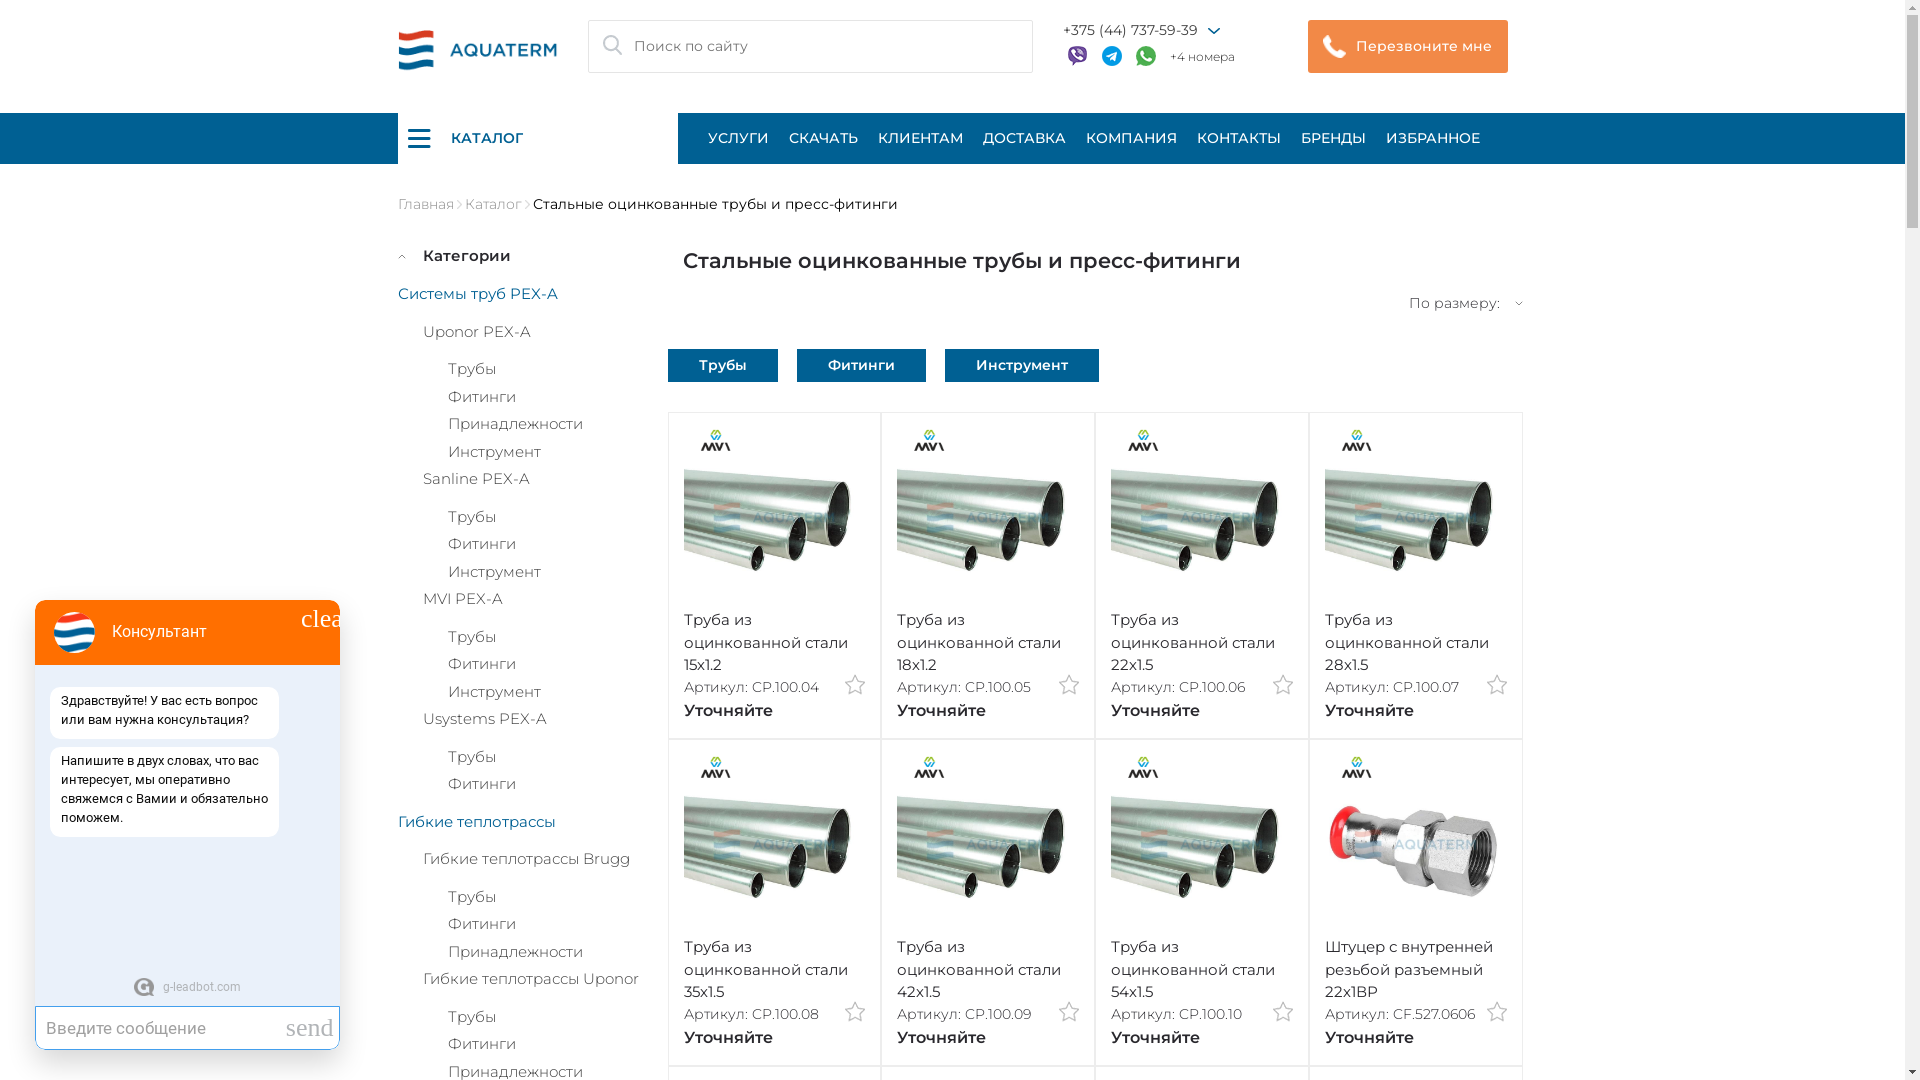 This screenshot has width=1920, height=1080. What do you see at coordinates (484, 717) in the screenshot?
I see `'Usystems PEX-A'` at bounding box center [484, 717].